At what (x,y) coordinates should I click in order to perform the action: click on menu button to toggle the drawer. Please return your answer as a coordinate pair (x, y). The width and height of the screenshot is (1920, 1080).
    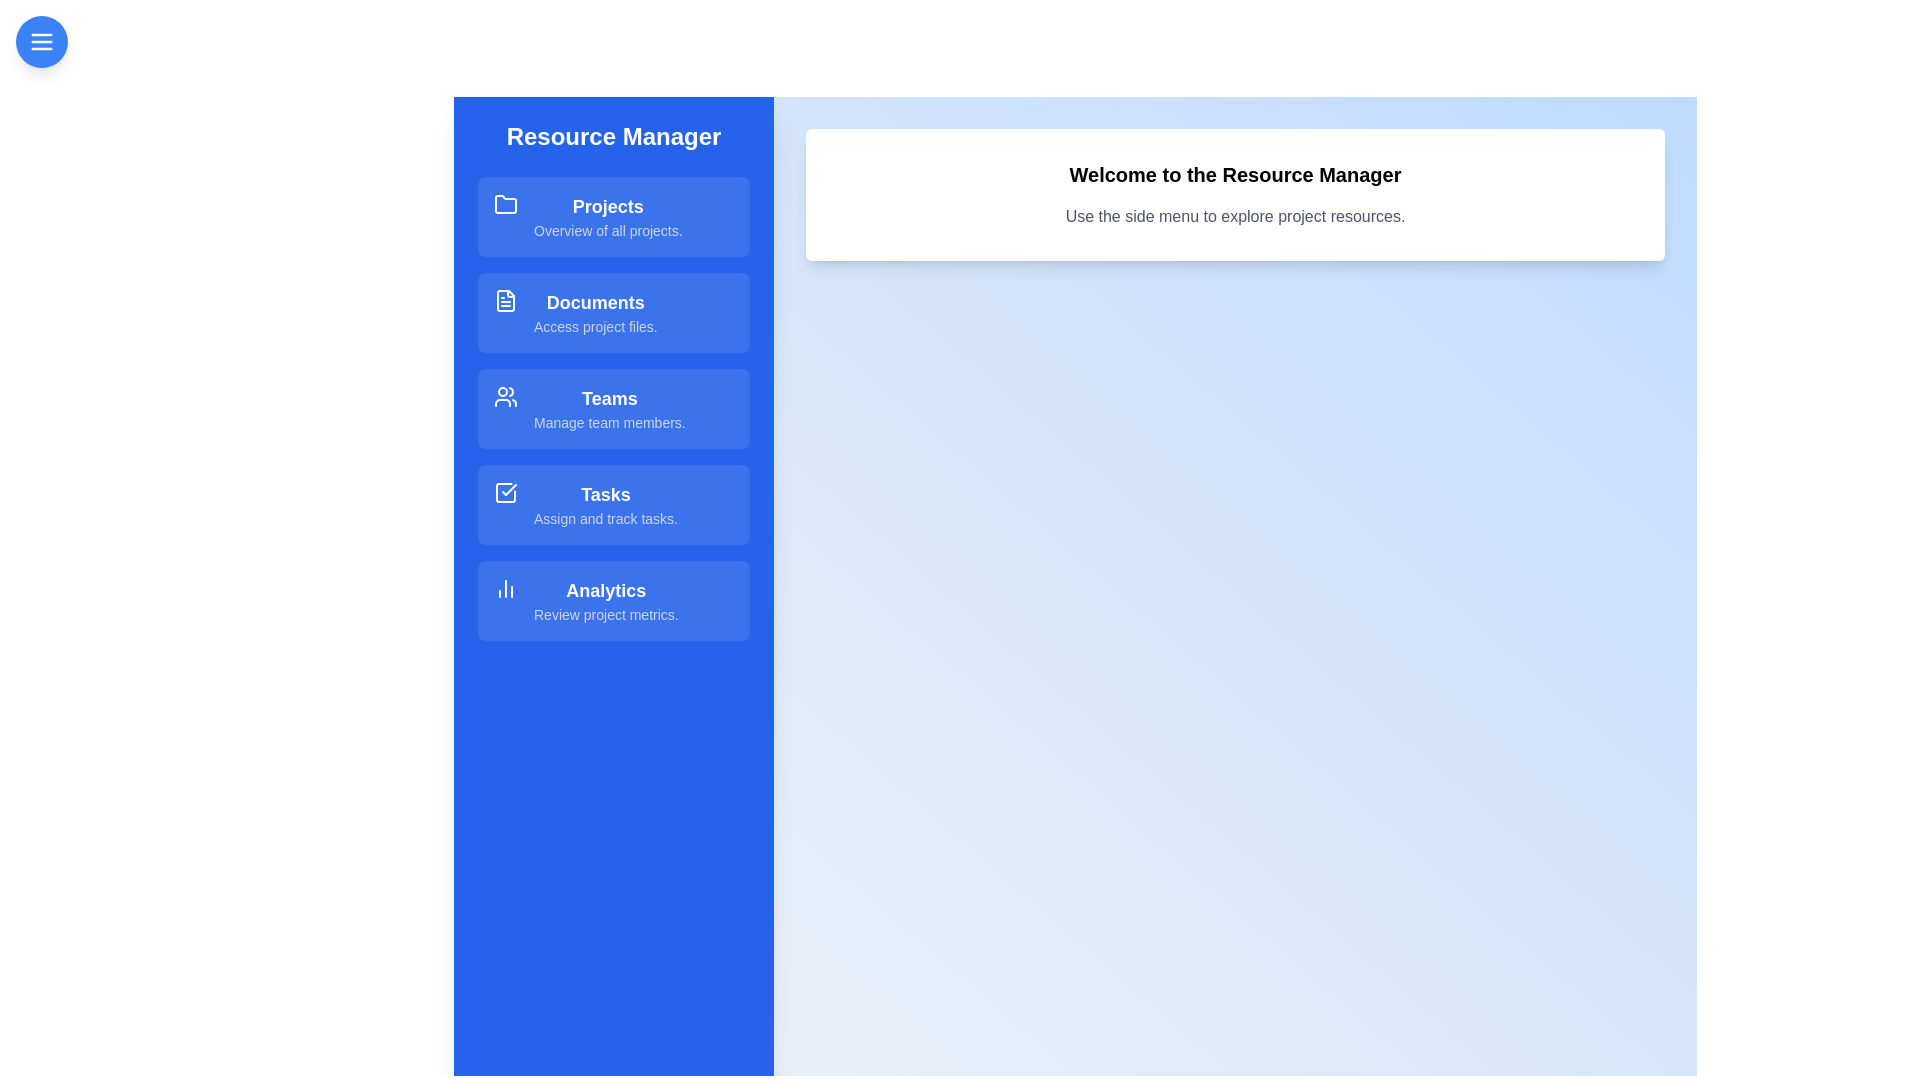
    Looking at the image, I should click on (42, 42).